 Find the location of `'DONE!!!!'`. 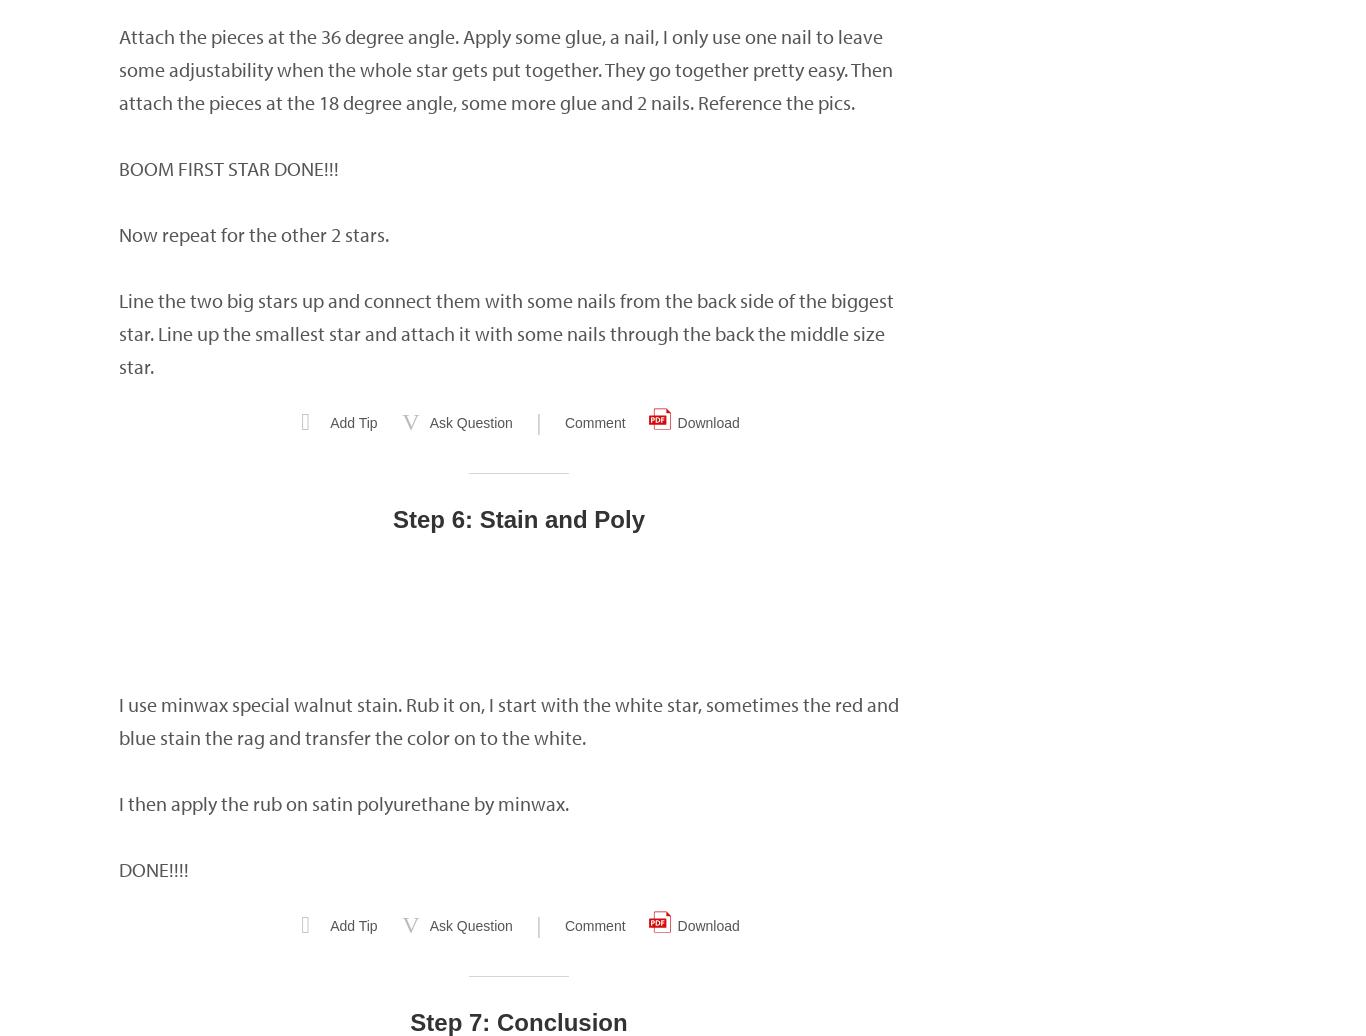

'DONE!!!!' is located at coordinates (152, 869).